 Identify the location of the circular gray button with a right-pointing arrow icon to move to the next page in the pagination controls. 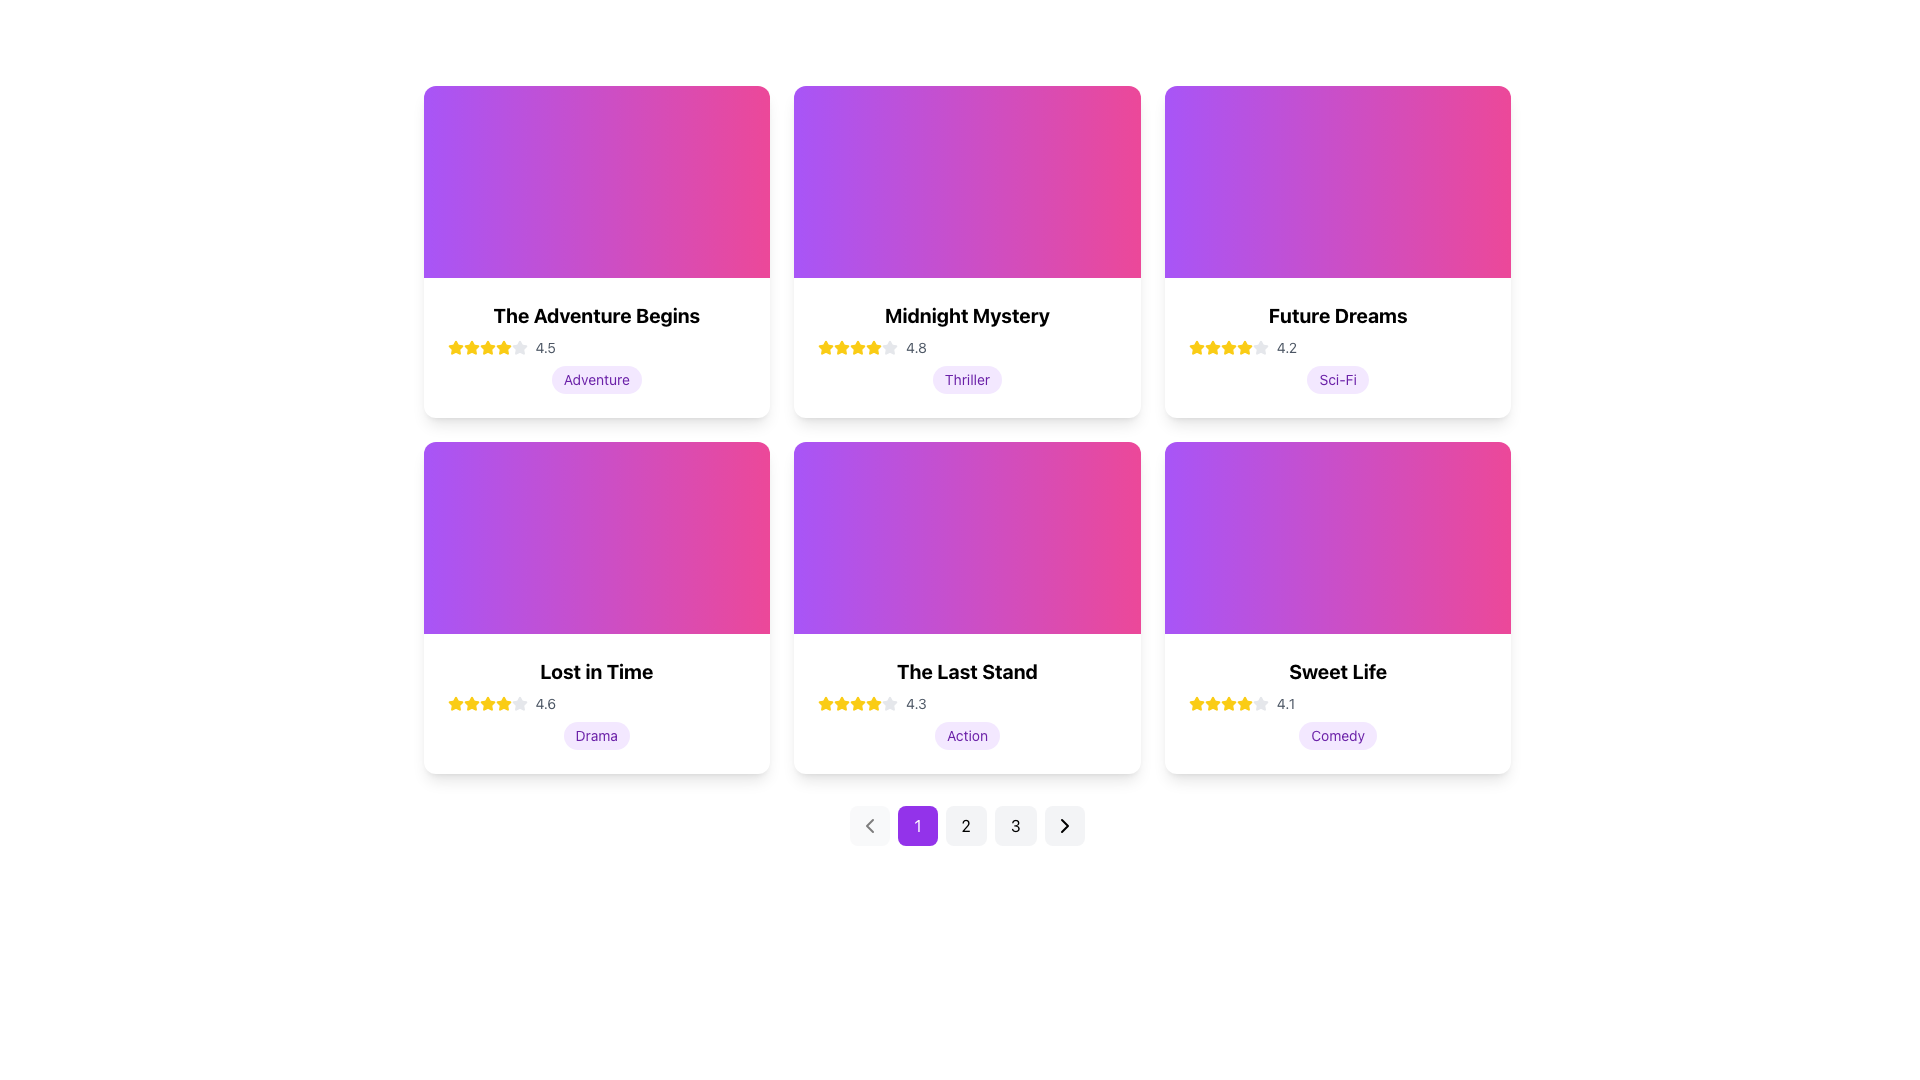
(1063, 825).